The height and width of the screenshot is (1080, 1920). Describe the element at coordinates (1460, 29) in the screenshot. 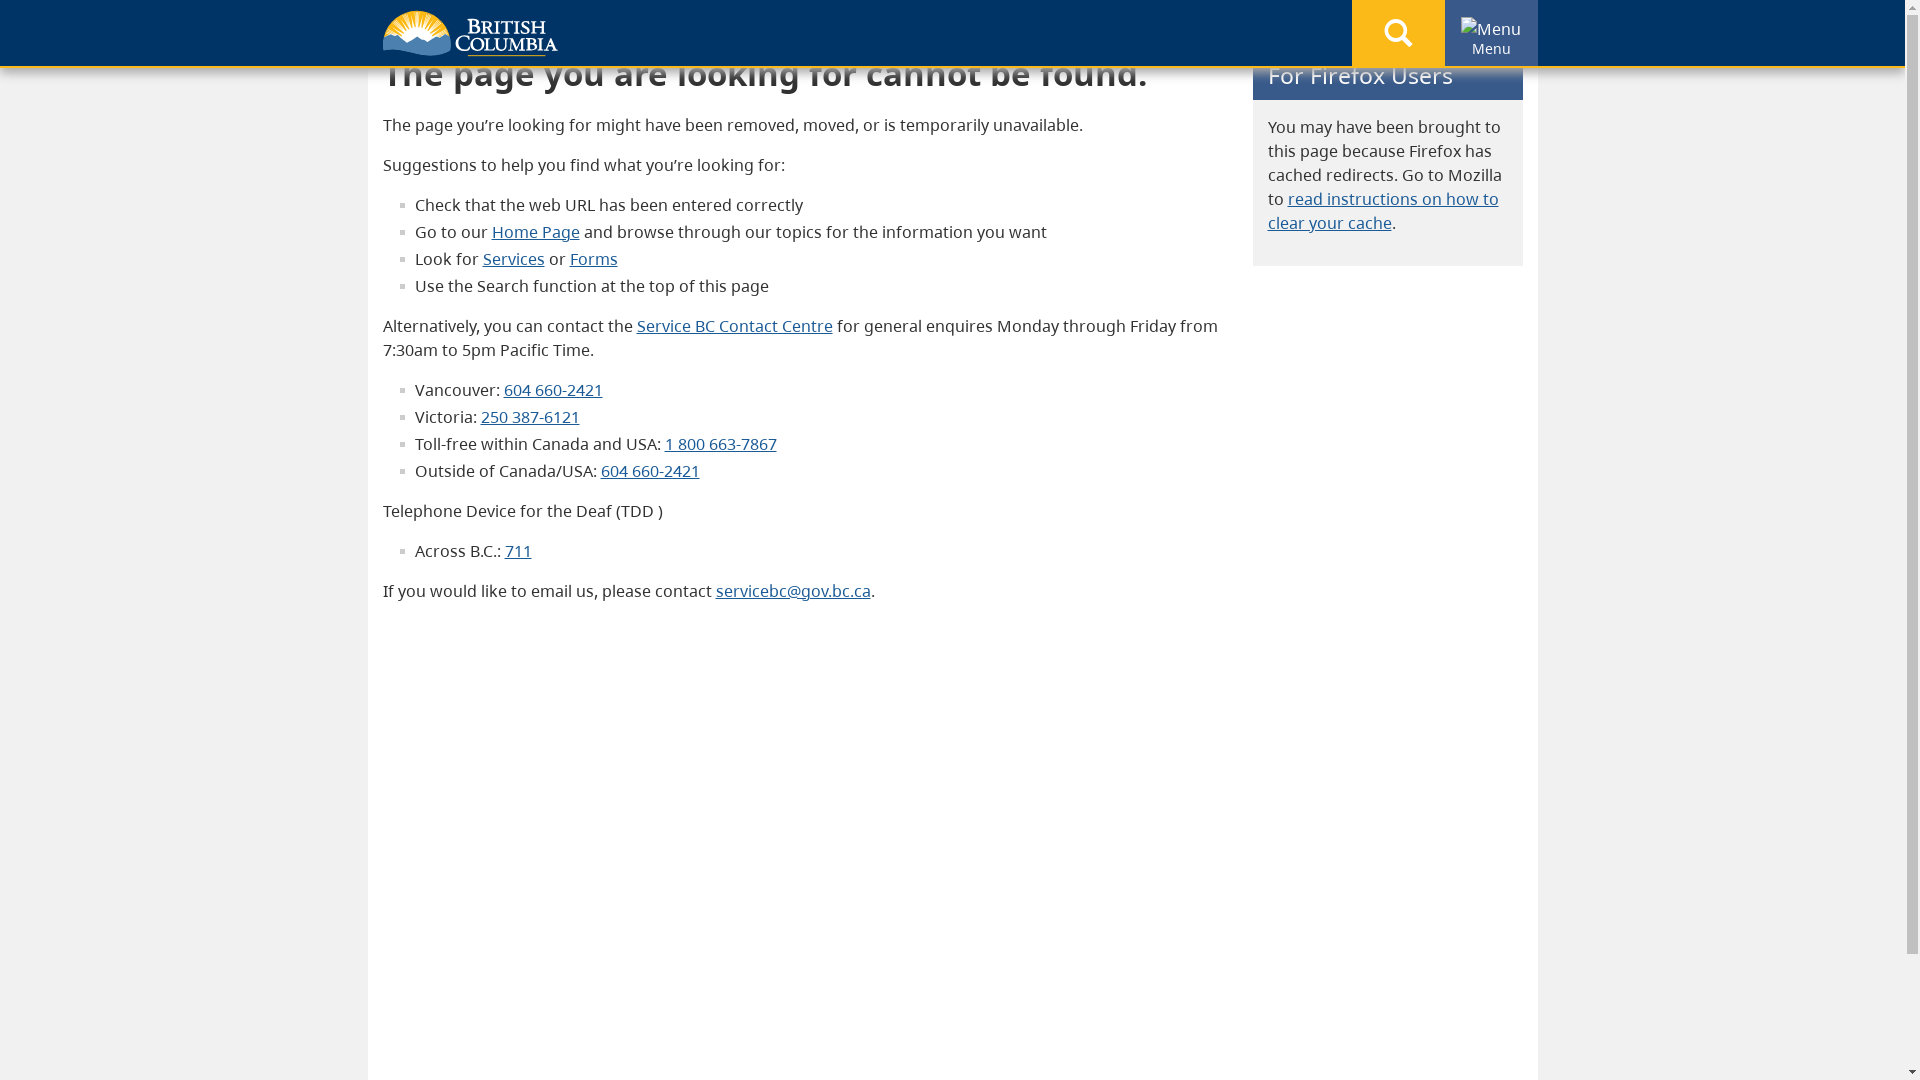

I see `'Menu'` at that location.